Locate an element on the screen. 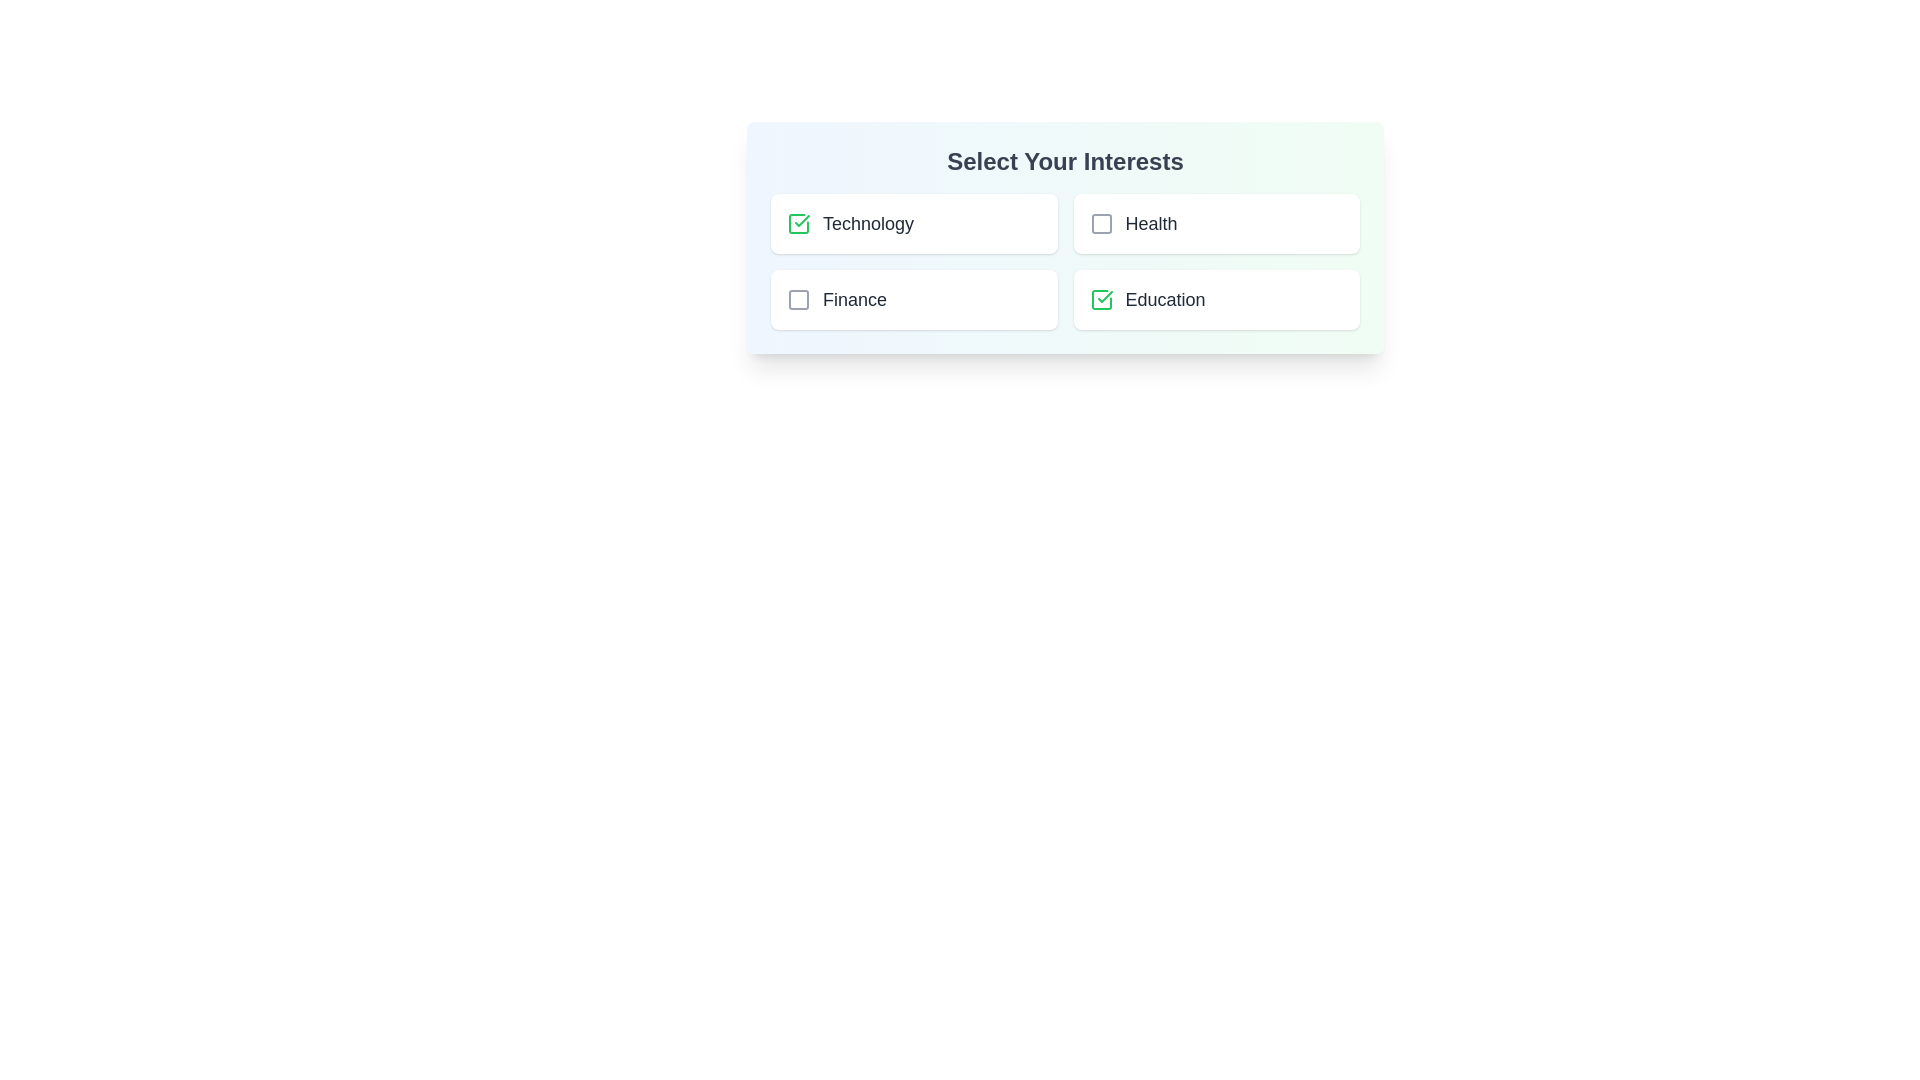 The height and width of the screenshot is (1080, 1920). the category item Education to toggle its selection state is located at coordinates (1215, 300).